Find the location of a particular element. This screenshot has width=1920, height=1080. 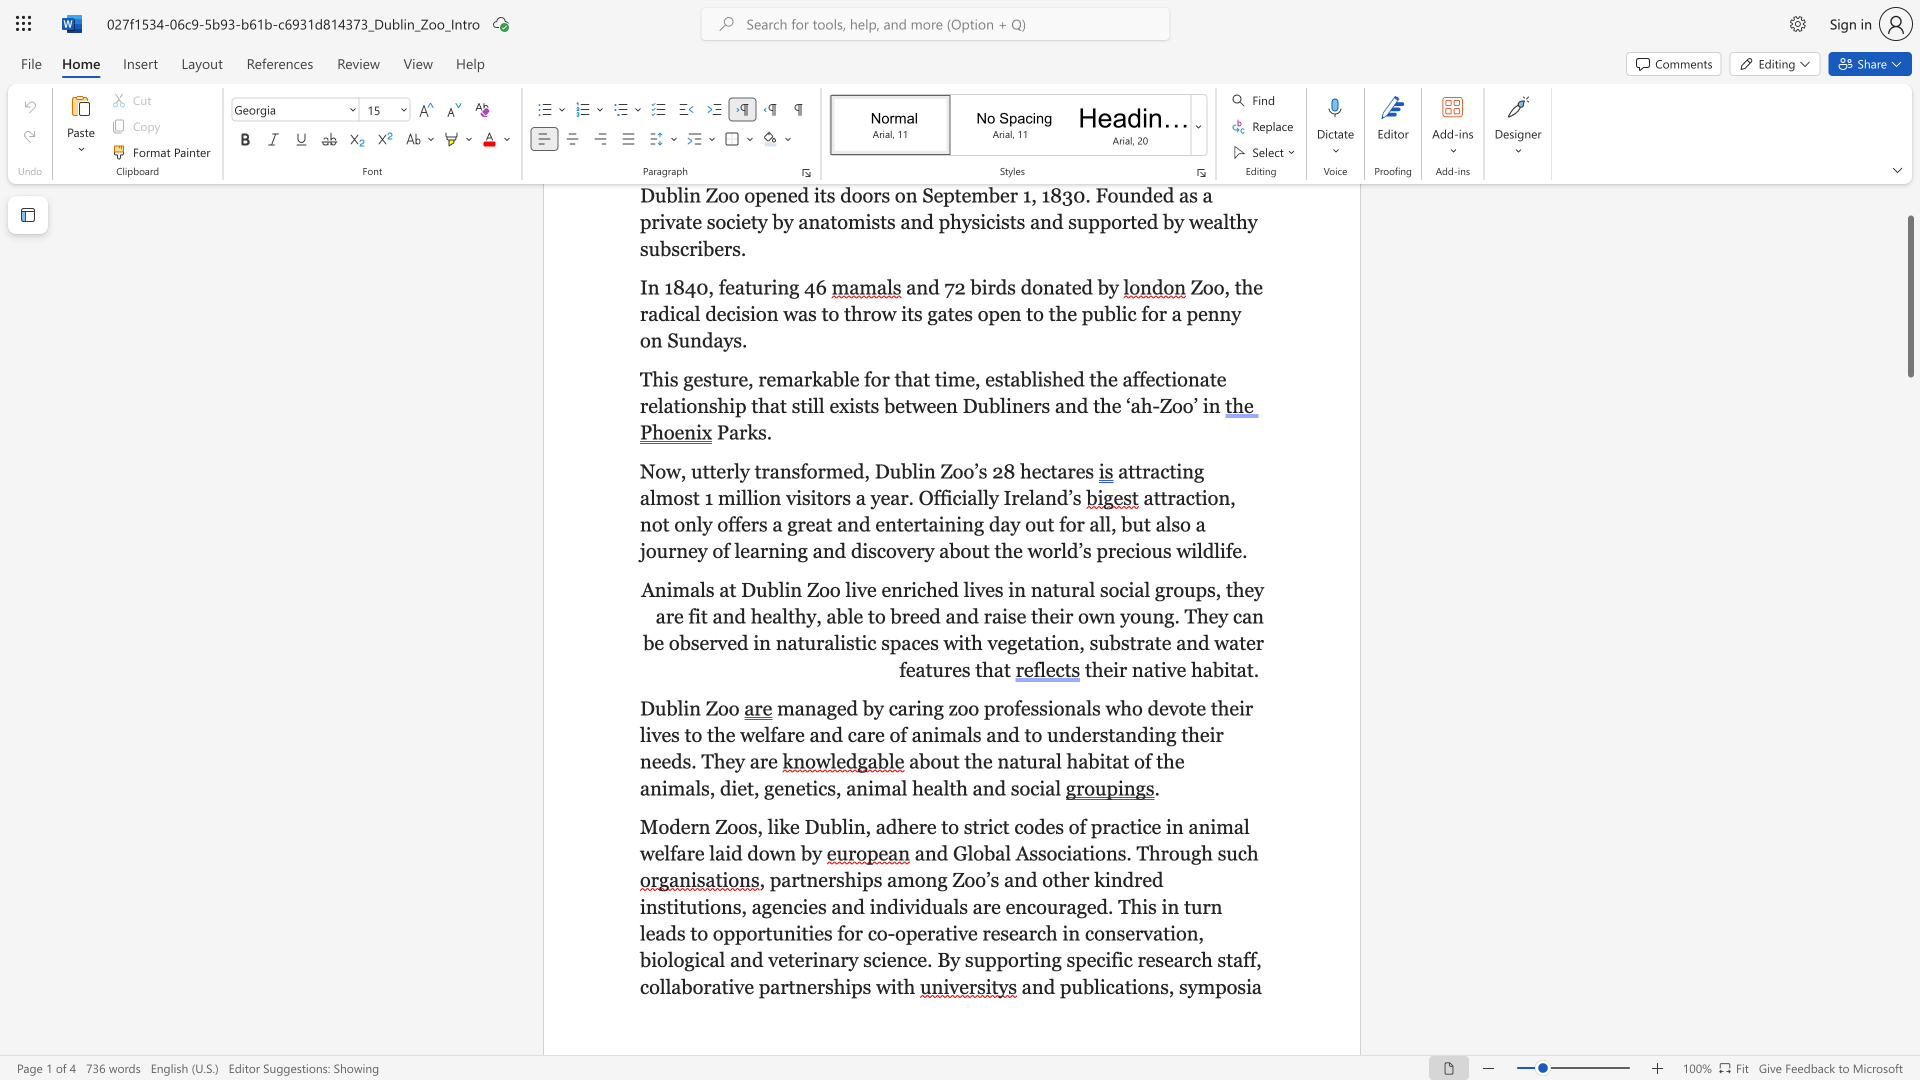

the subset text ", featuring" within the text "In 1840, featuring 46" is located at coordinates (708, 287).